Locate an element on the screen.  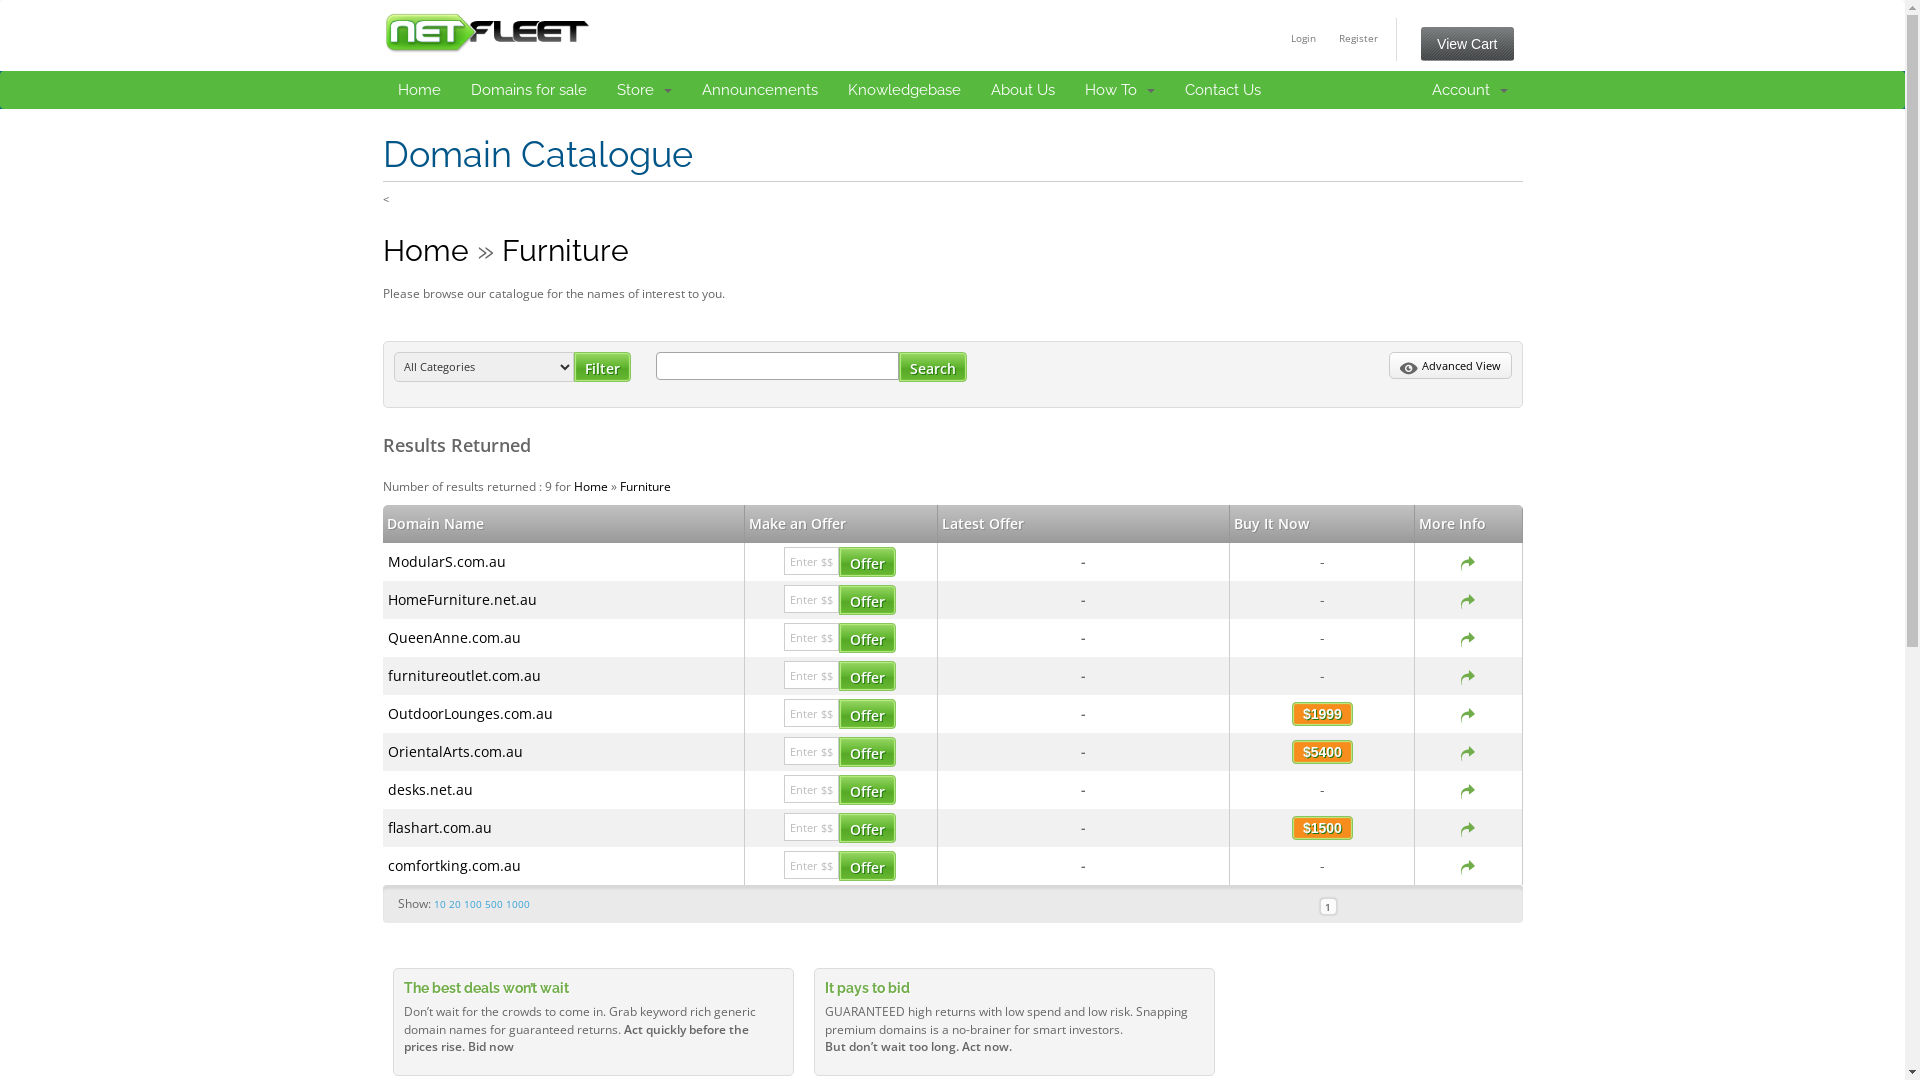
'Store  ' is located at coordinates (644, 88).